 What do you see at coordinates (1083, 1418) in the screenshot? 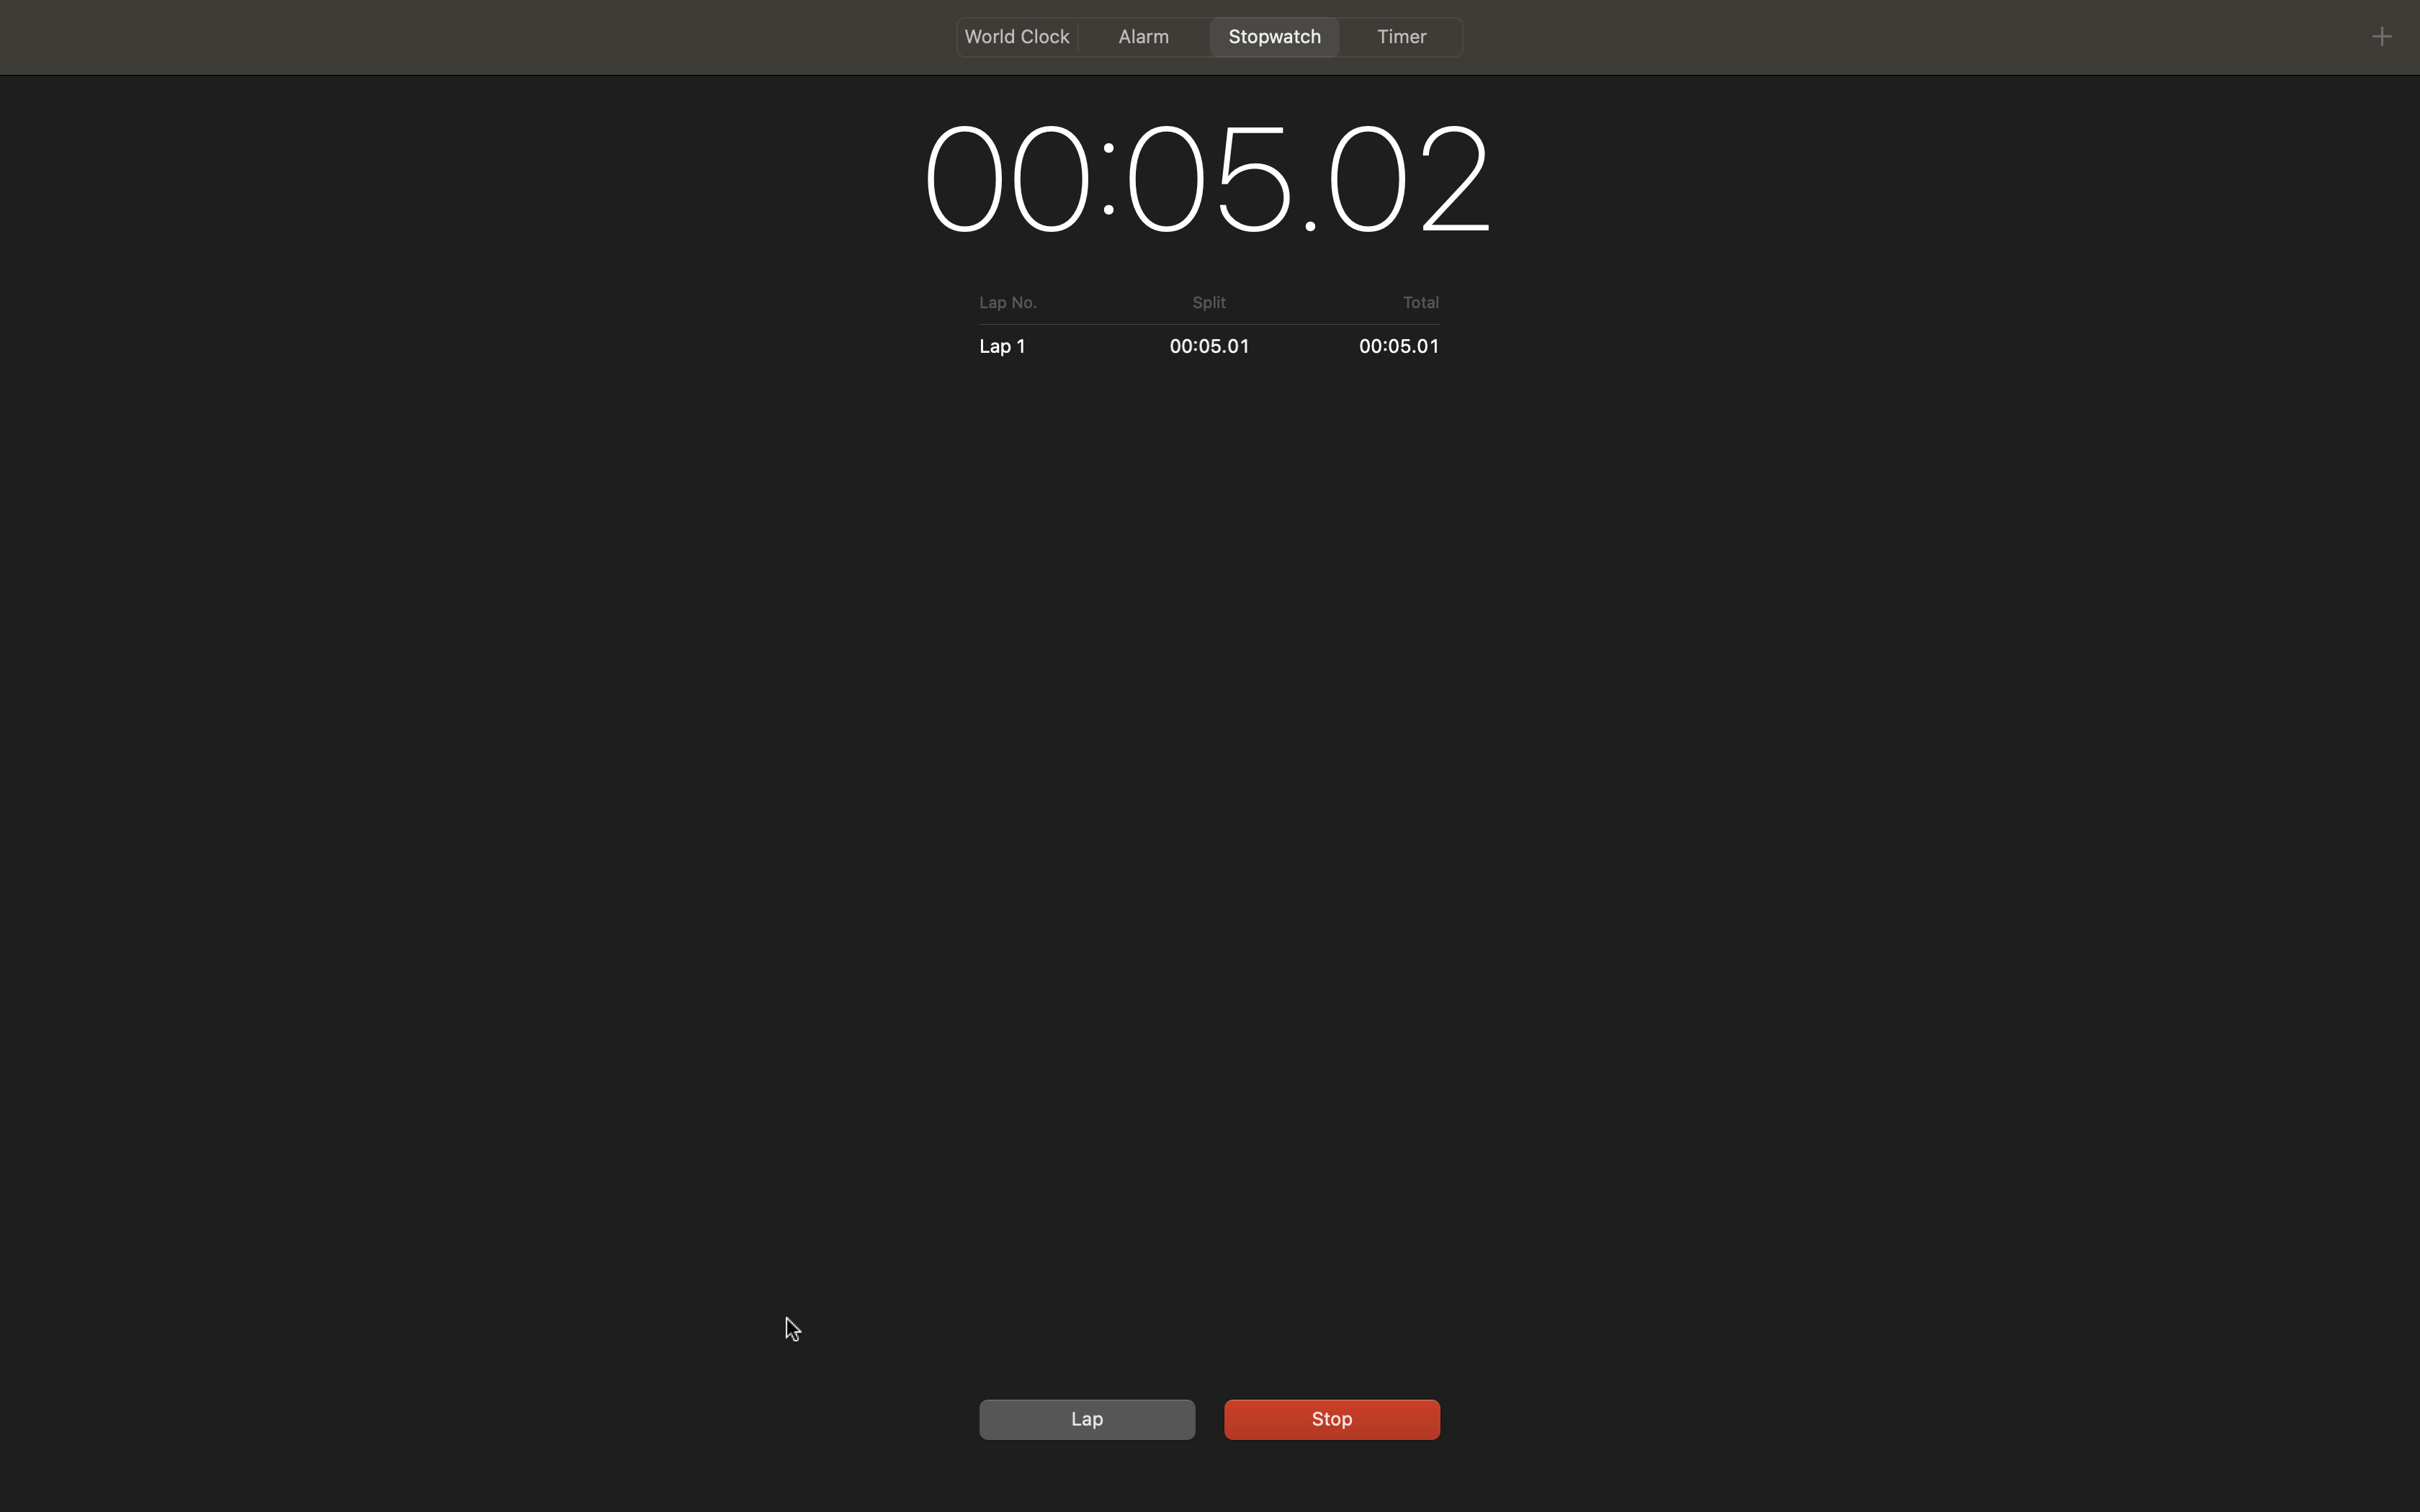
I see `Mark two laps and then halt the stopwatch` at bounding box center [1083, 1418].